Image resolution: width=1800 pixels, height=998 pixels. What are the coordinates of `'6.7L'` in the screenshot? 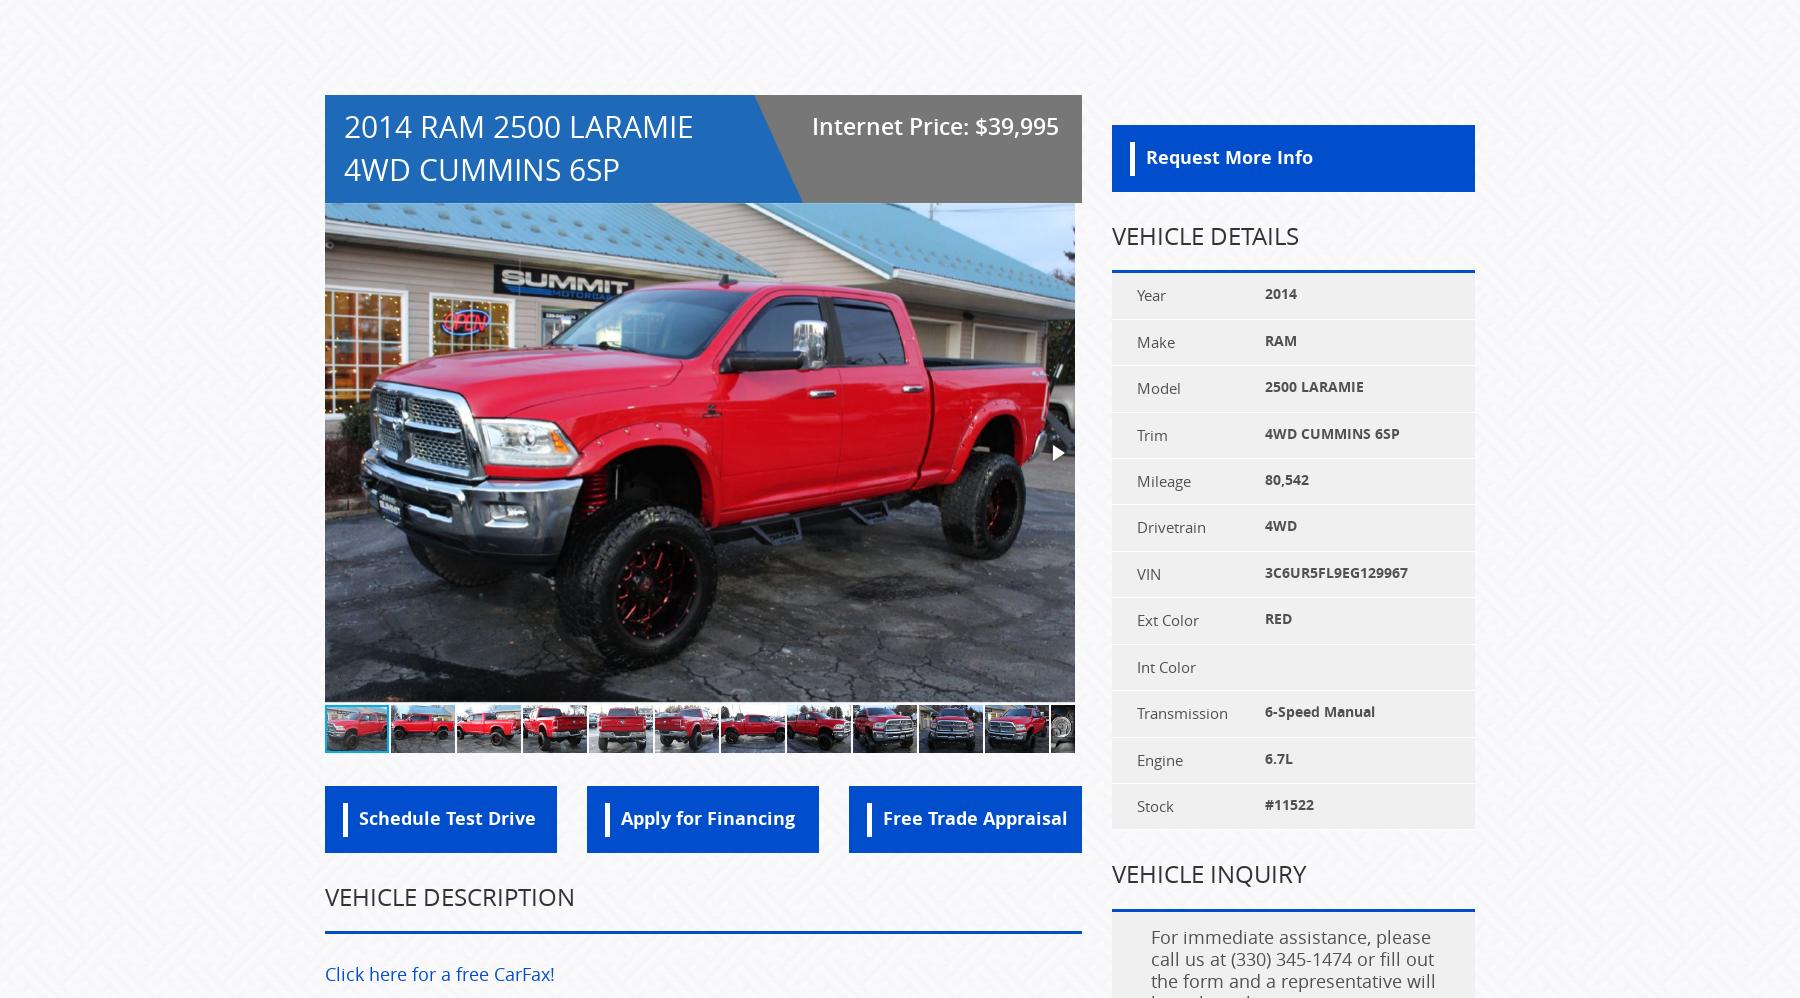 It's located at (1278, 756).